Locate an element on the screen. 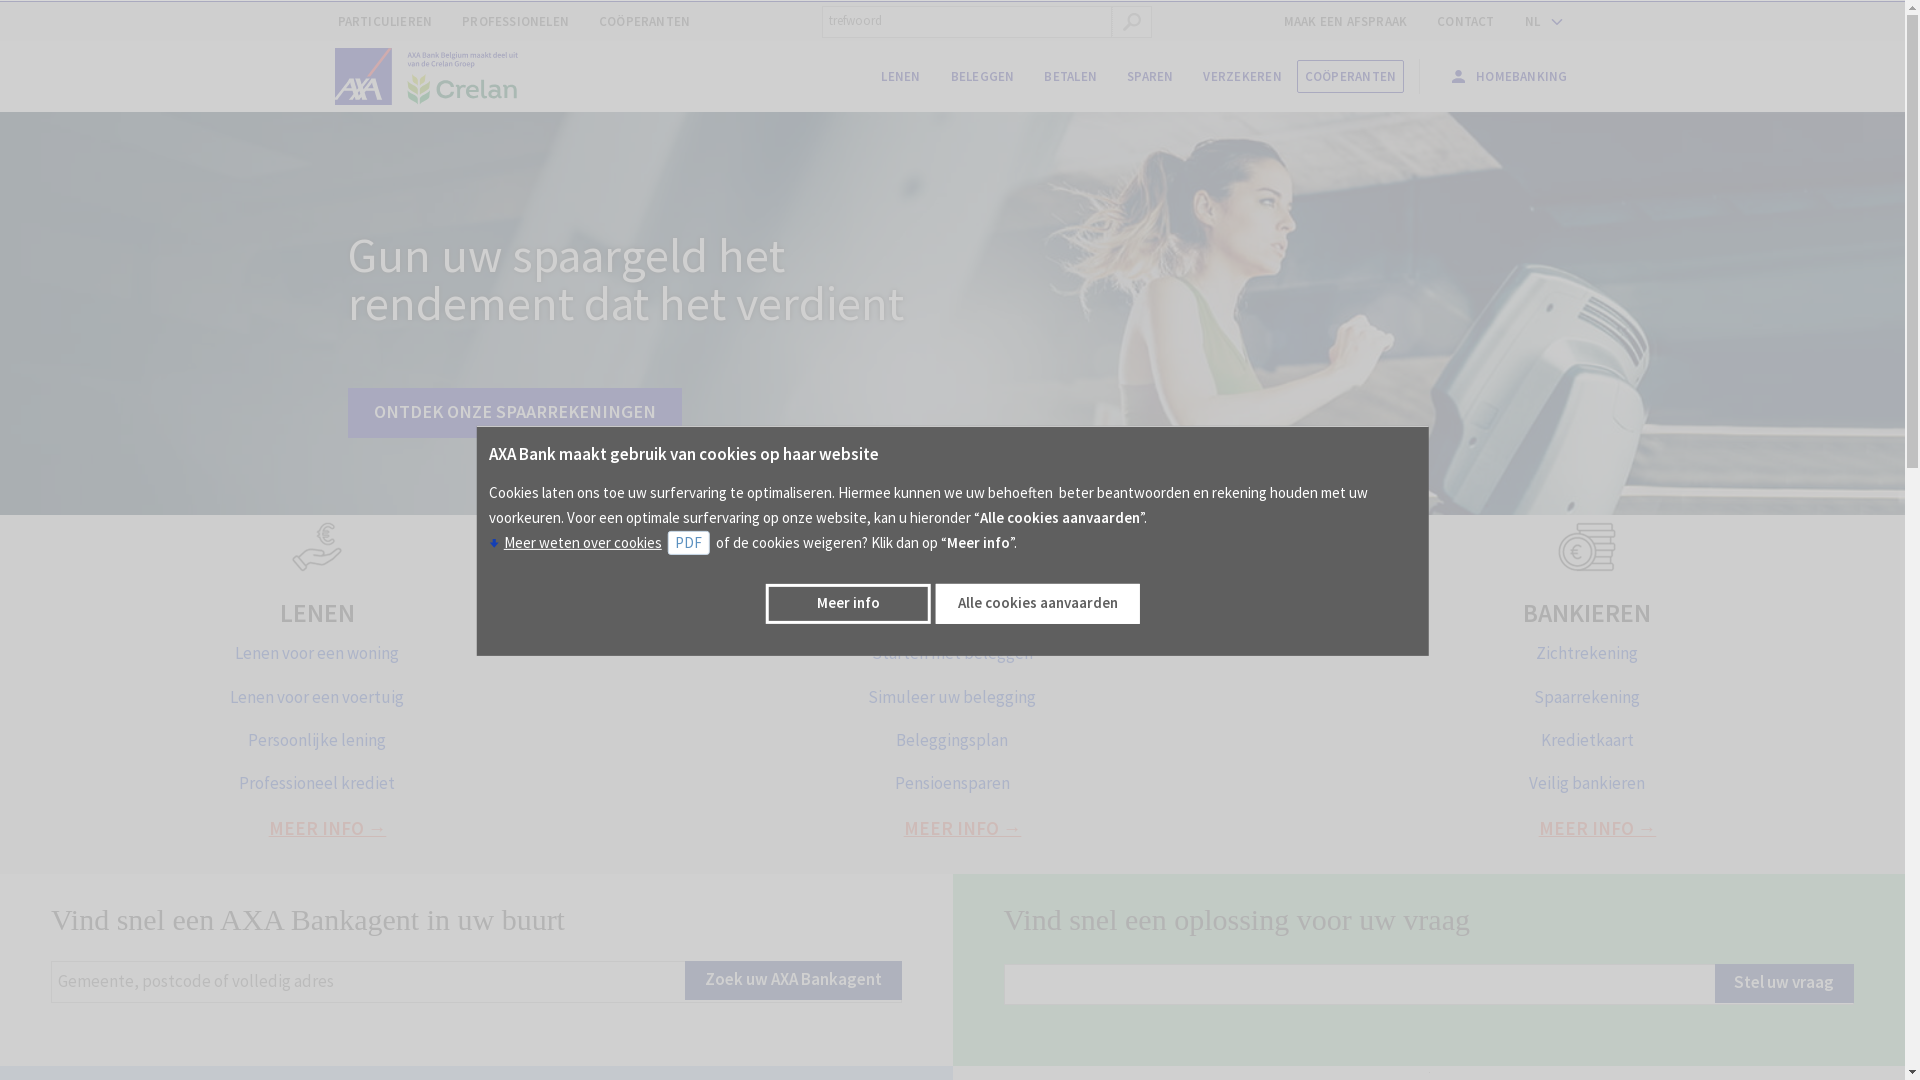 The image size is (1920, 1080). 'LENEN' is located at coordinates (278, 612).